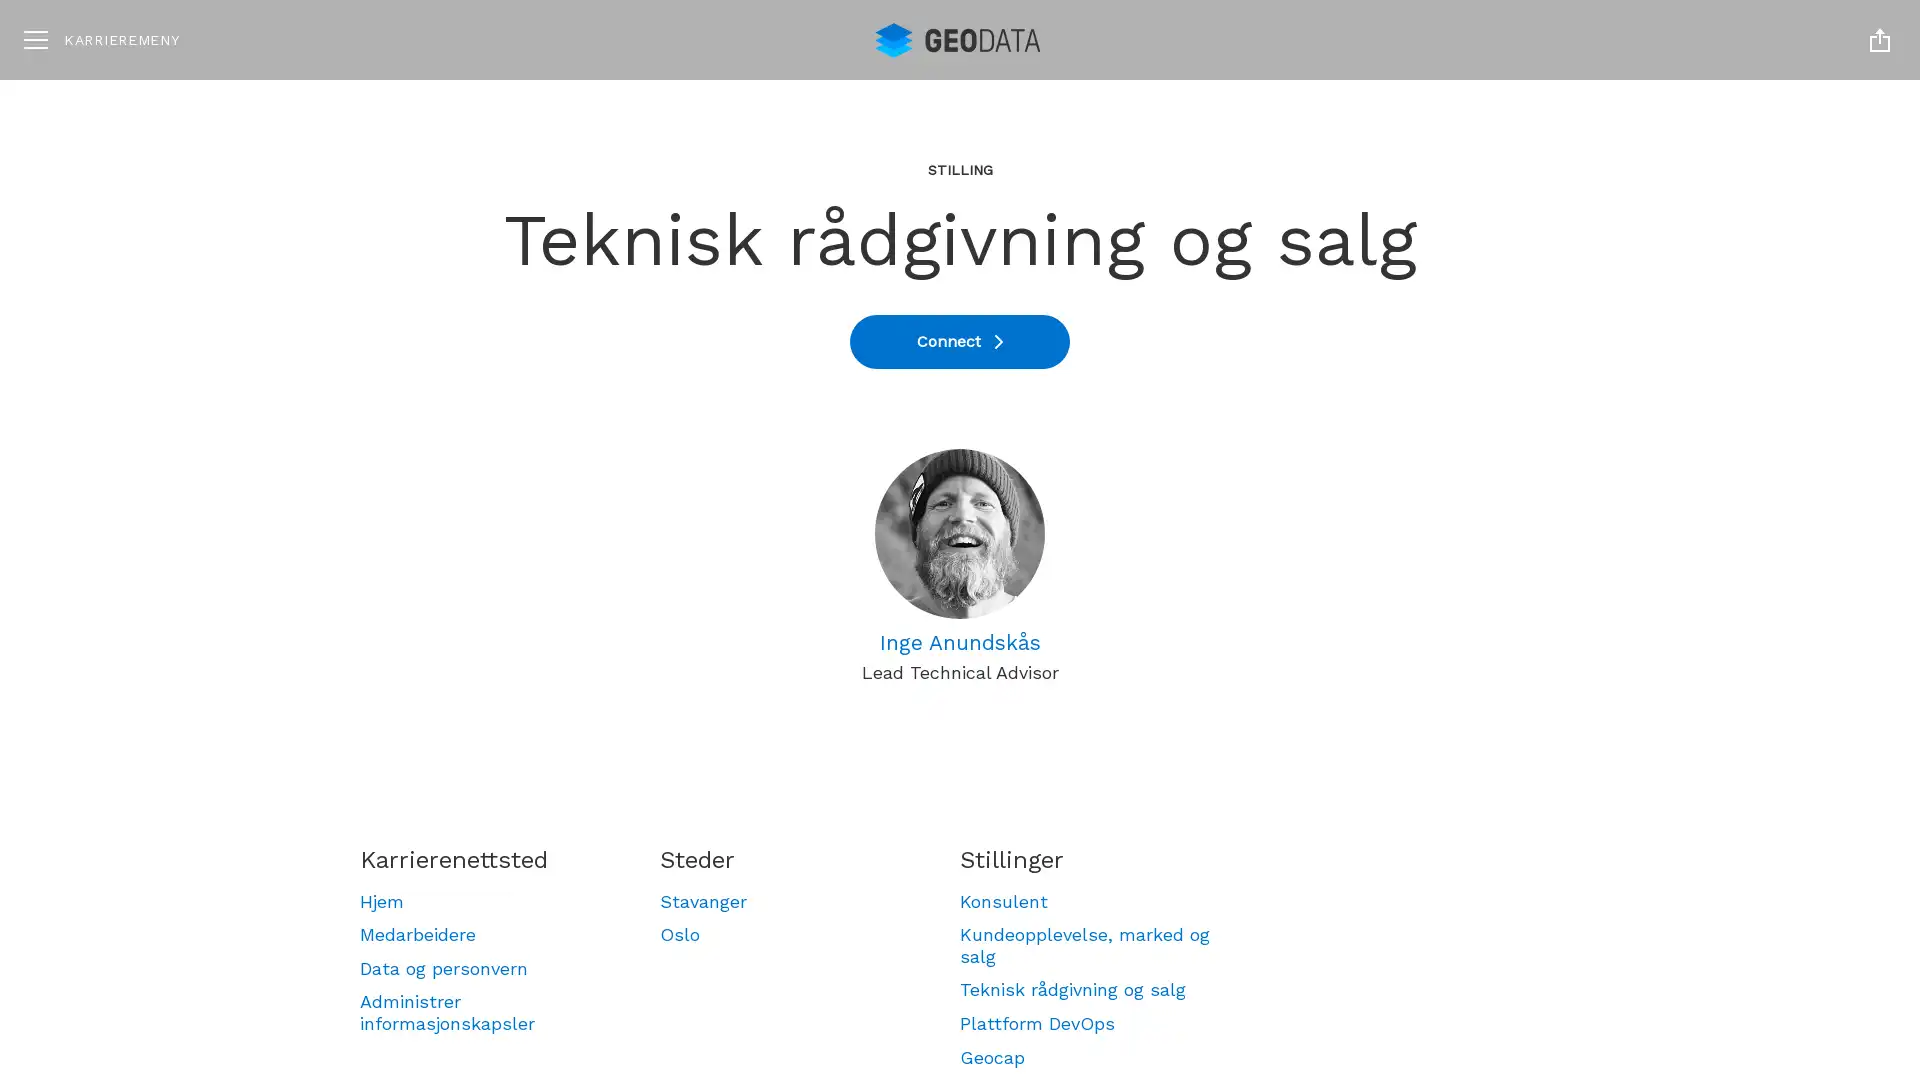 The width and height of the screenshot is (1920, 1080). What do you see at coordinates (1691, 914) in the screenshot?
I see `Deaktivere alle` at bounding box center [1691, 914].